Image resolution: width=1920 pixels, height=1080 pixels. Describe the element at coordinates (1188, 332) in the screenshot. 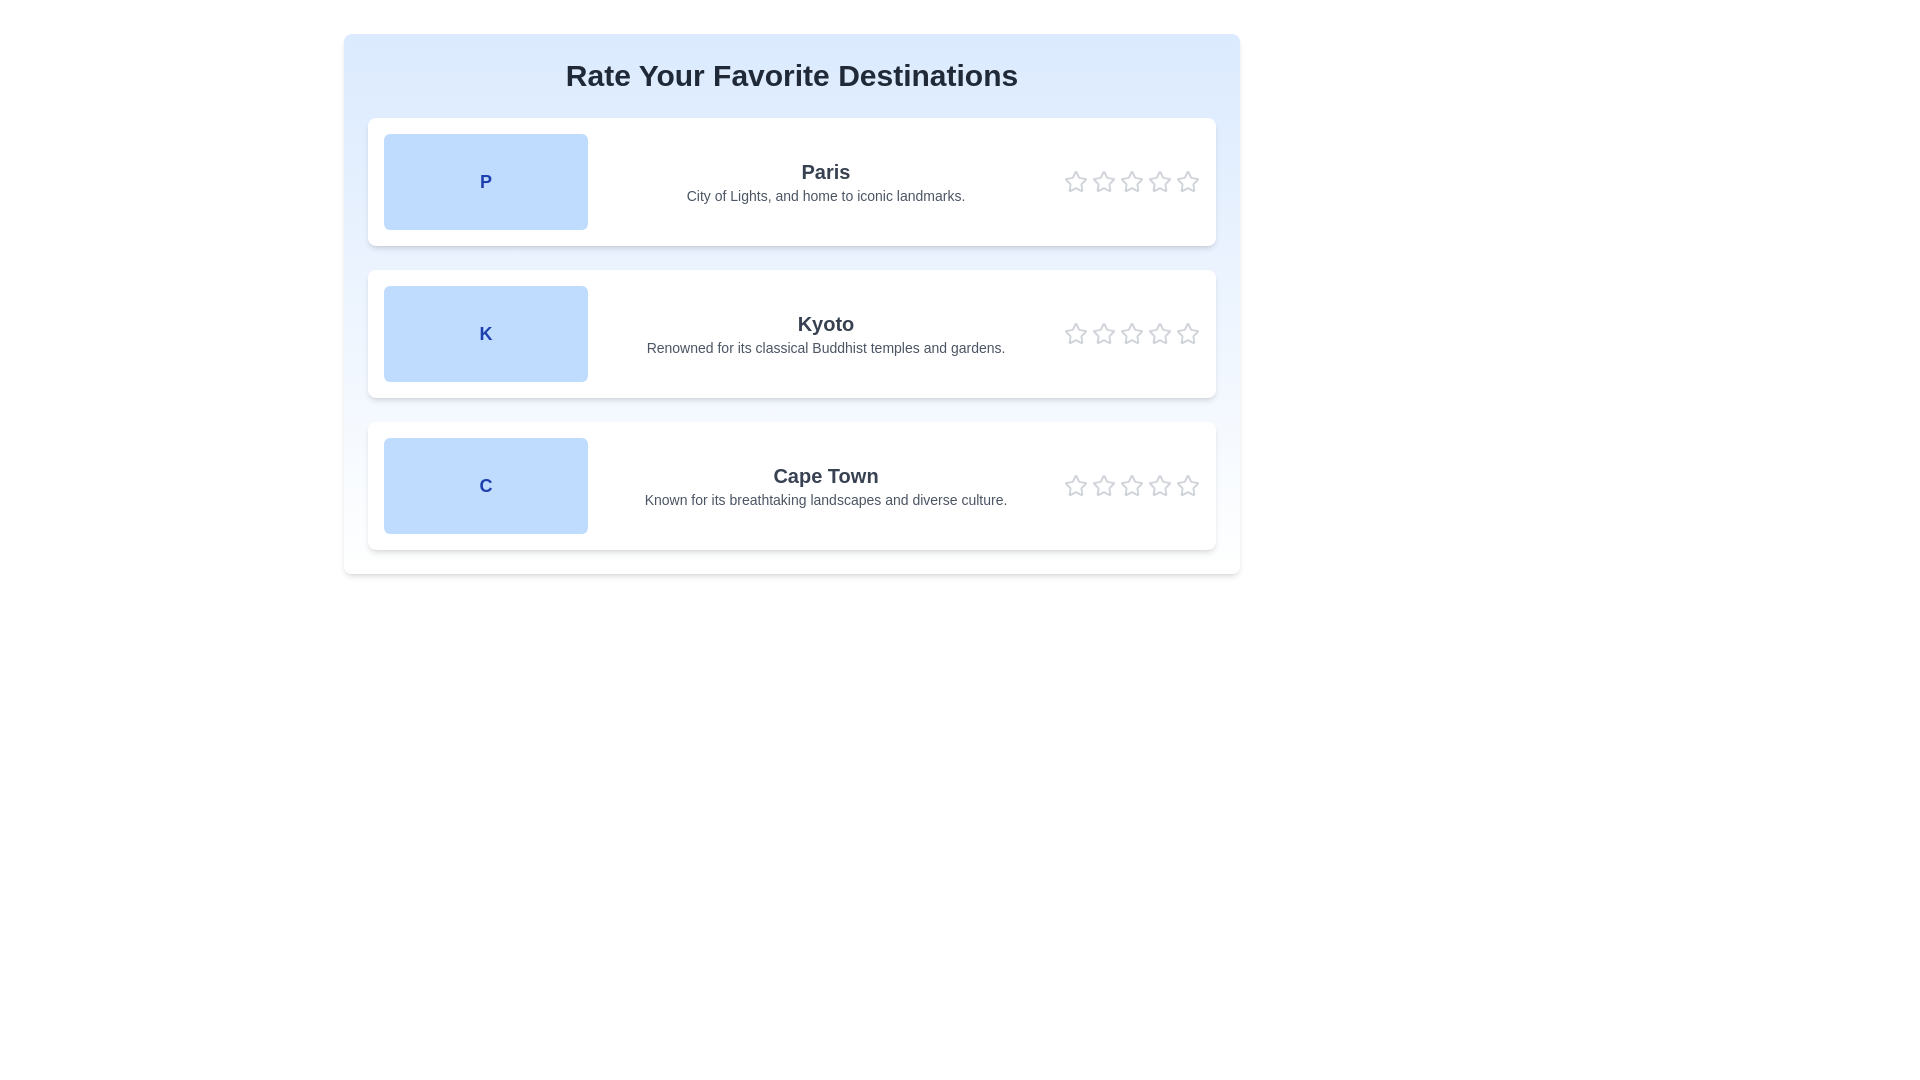

I see `the hollow star-shaped rating icon located to the right of the entry labeled 'Kyoto'` at that location.